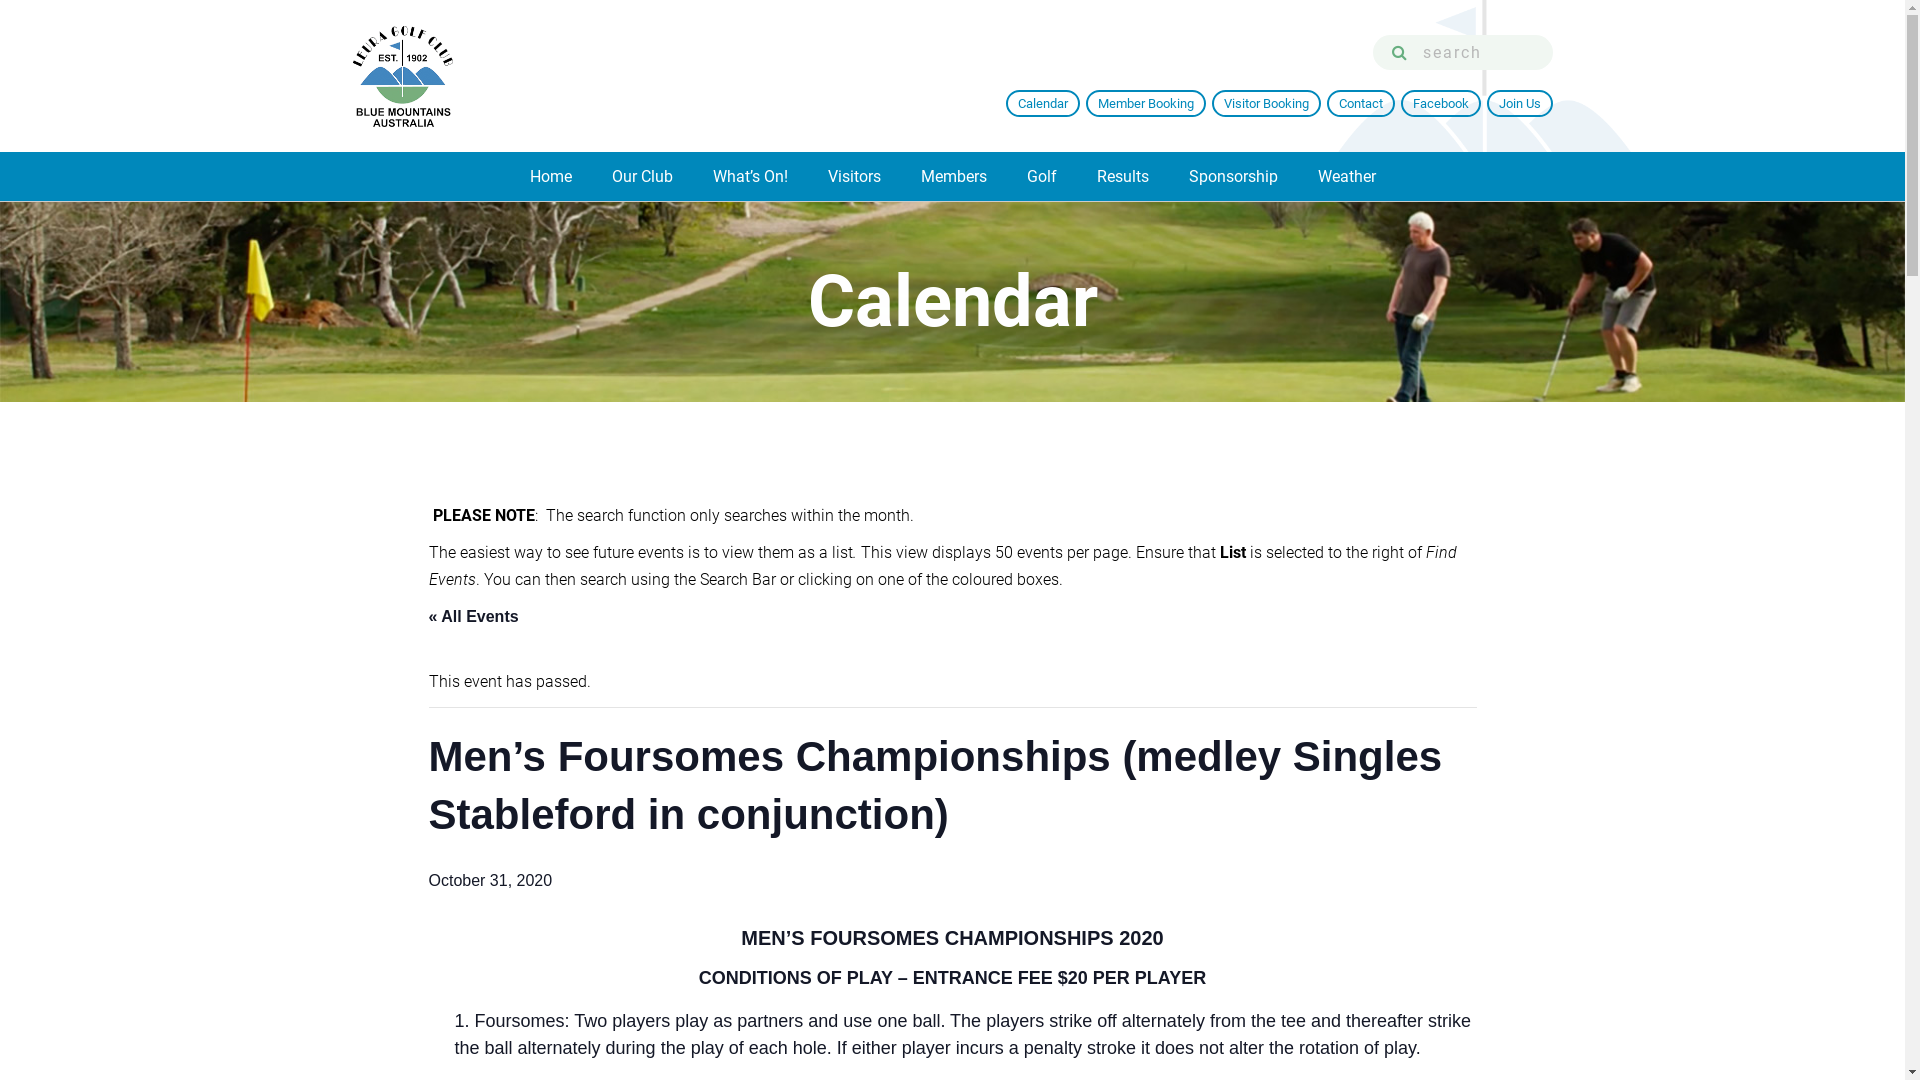 The width and height of the screenshot is (1920, 1080). What do you see at coordinates (1231, 175) in the screenshot?
I see `'Sponsorship'` at bounding box center [1231, 175].